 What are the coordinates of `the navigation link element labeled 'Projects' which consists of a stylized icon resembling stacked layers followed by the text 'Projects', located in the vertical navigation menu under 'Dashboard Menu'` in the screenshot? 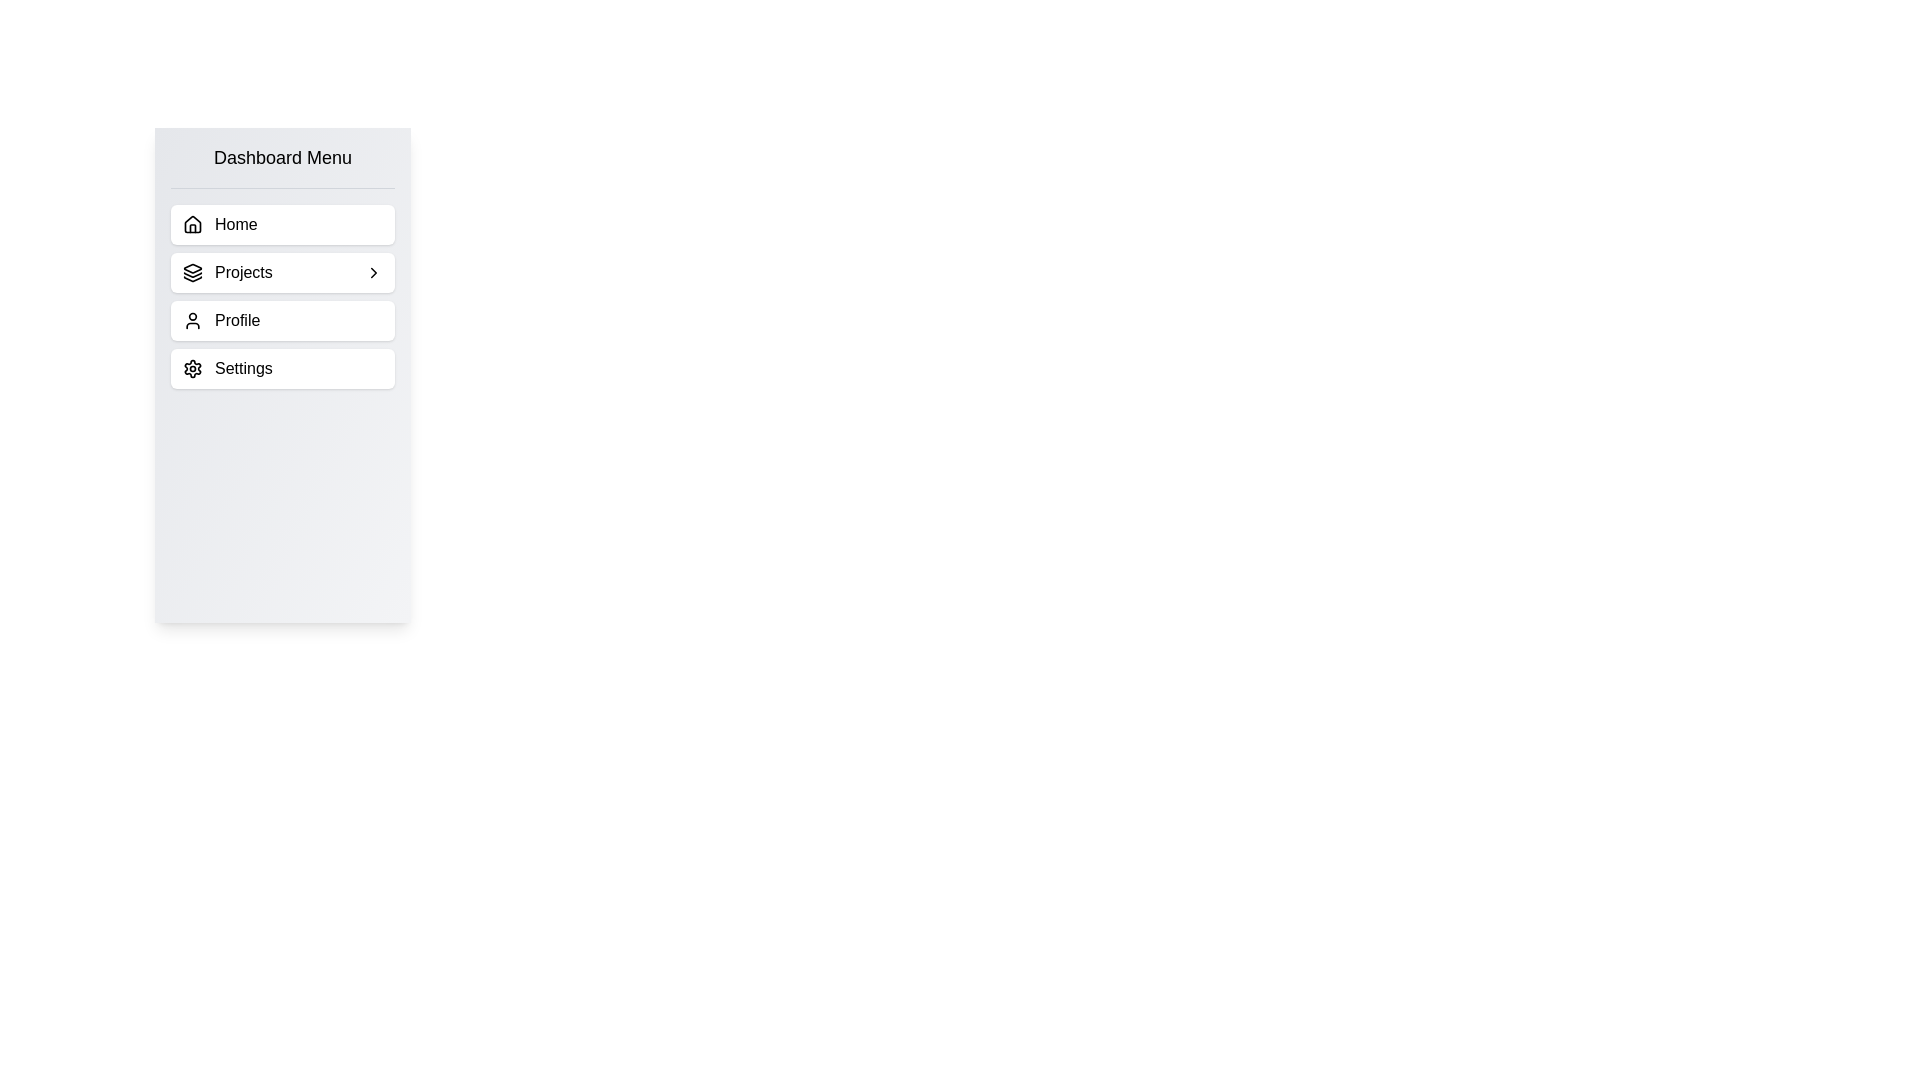 It's located at (227, 273).